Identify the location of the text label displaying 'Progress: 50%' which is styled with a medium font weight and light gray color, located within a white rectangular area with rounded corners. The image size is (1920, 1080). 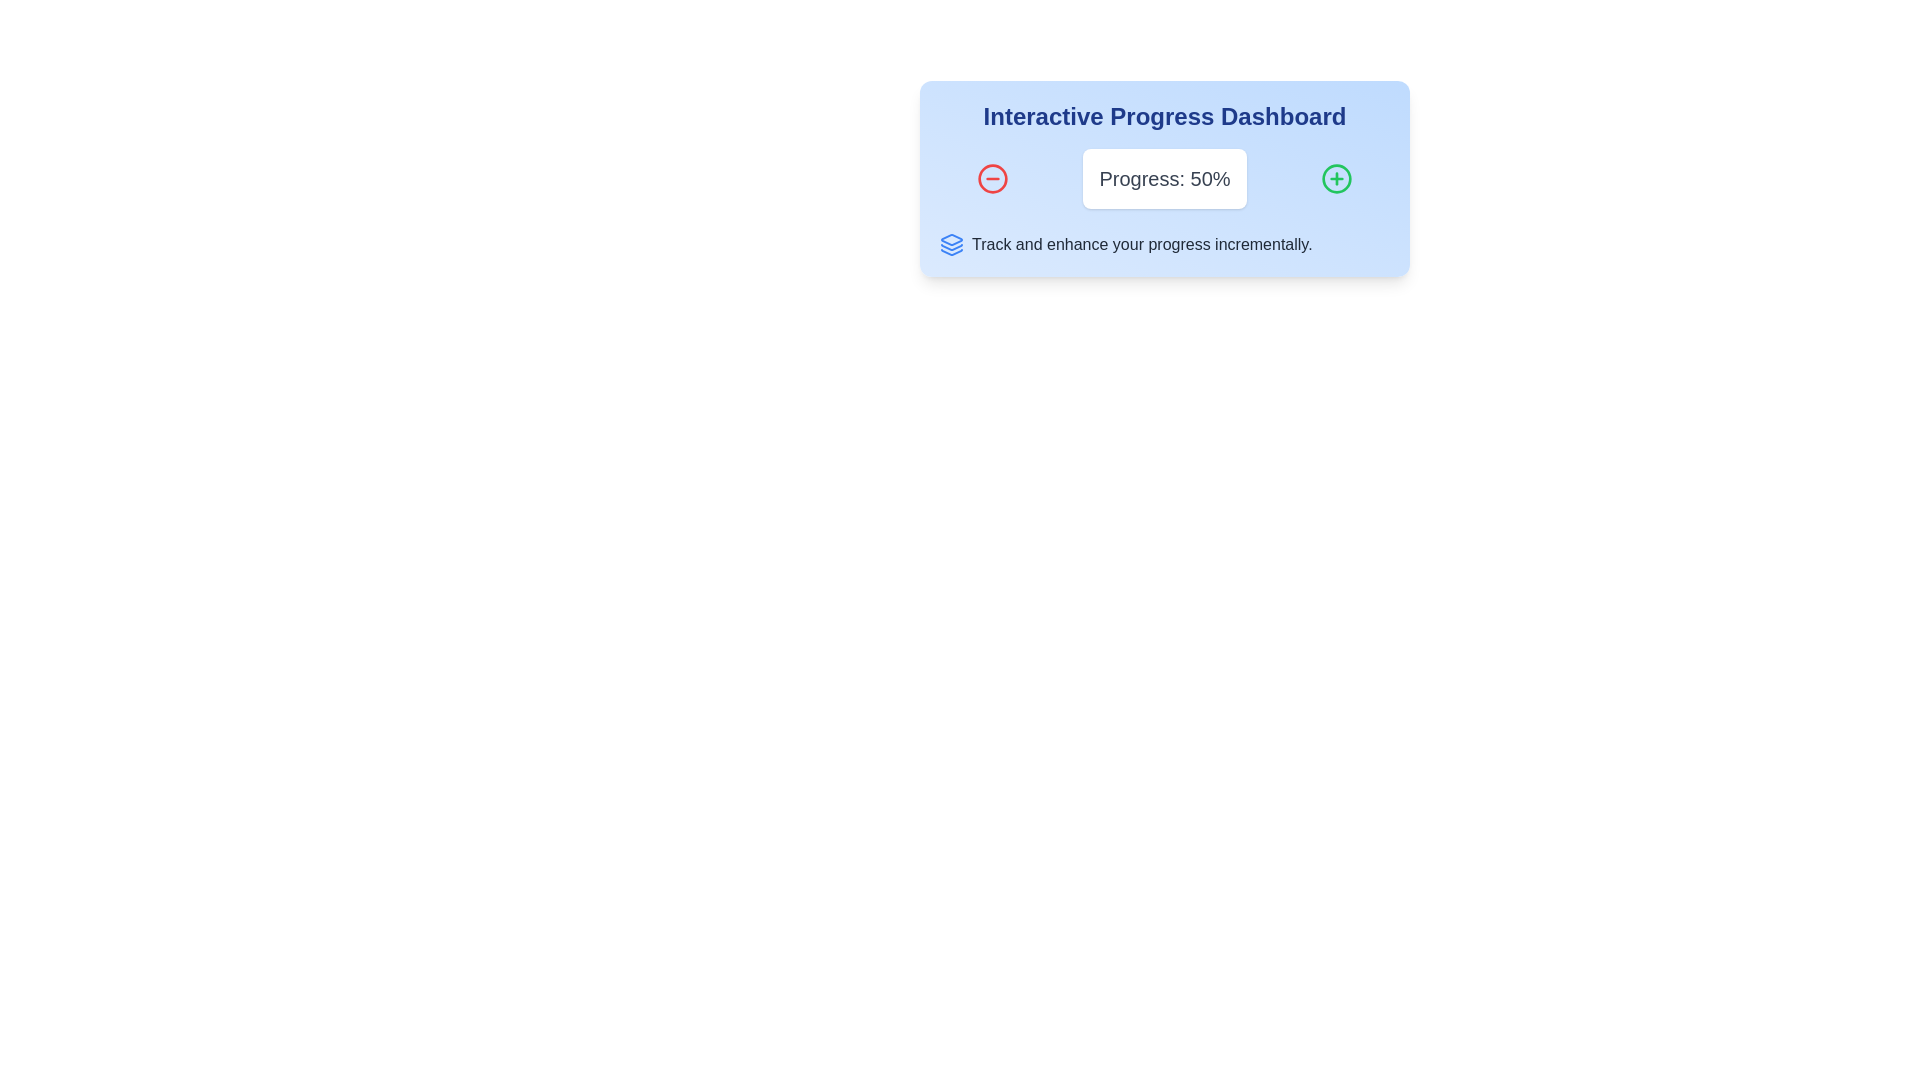
(1165, 177).